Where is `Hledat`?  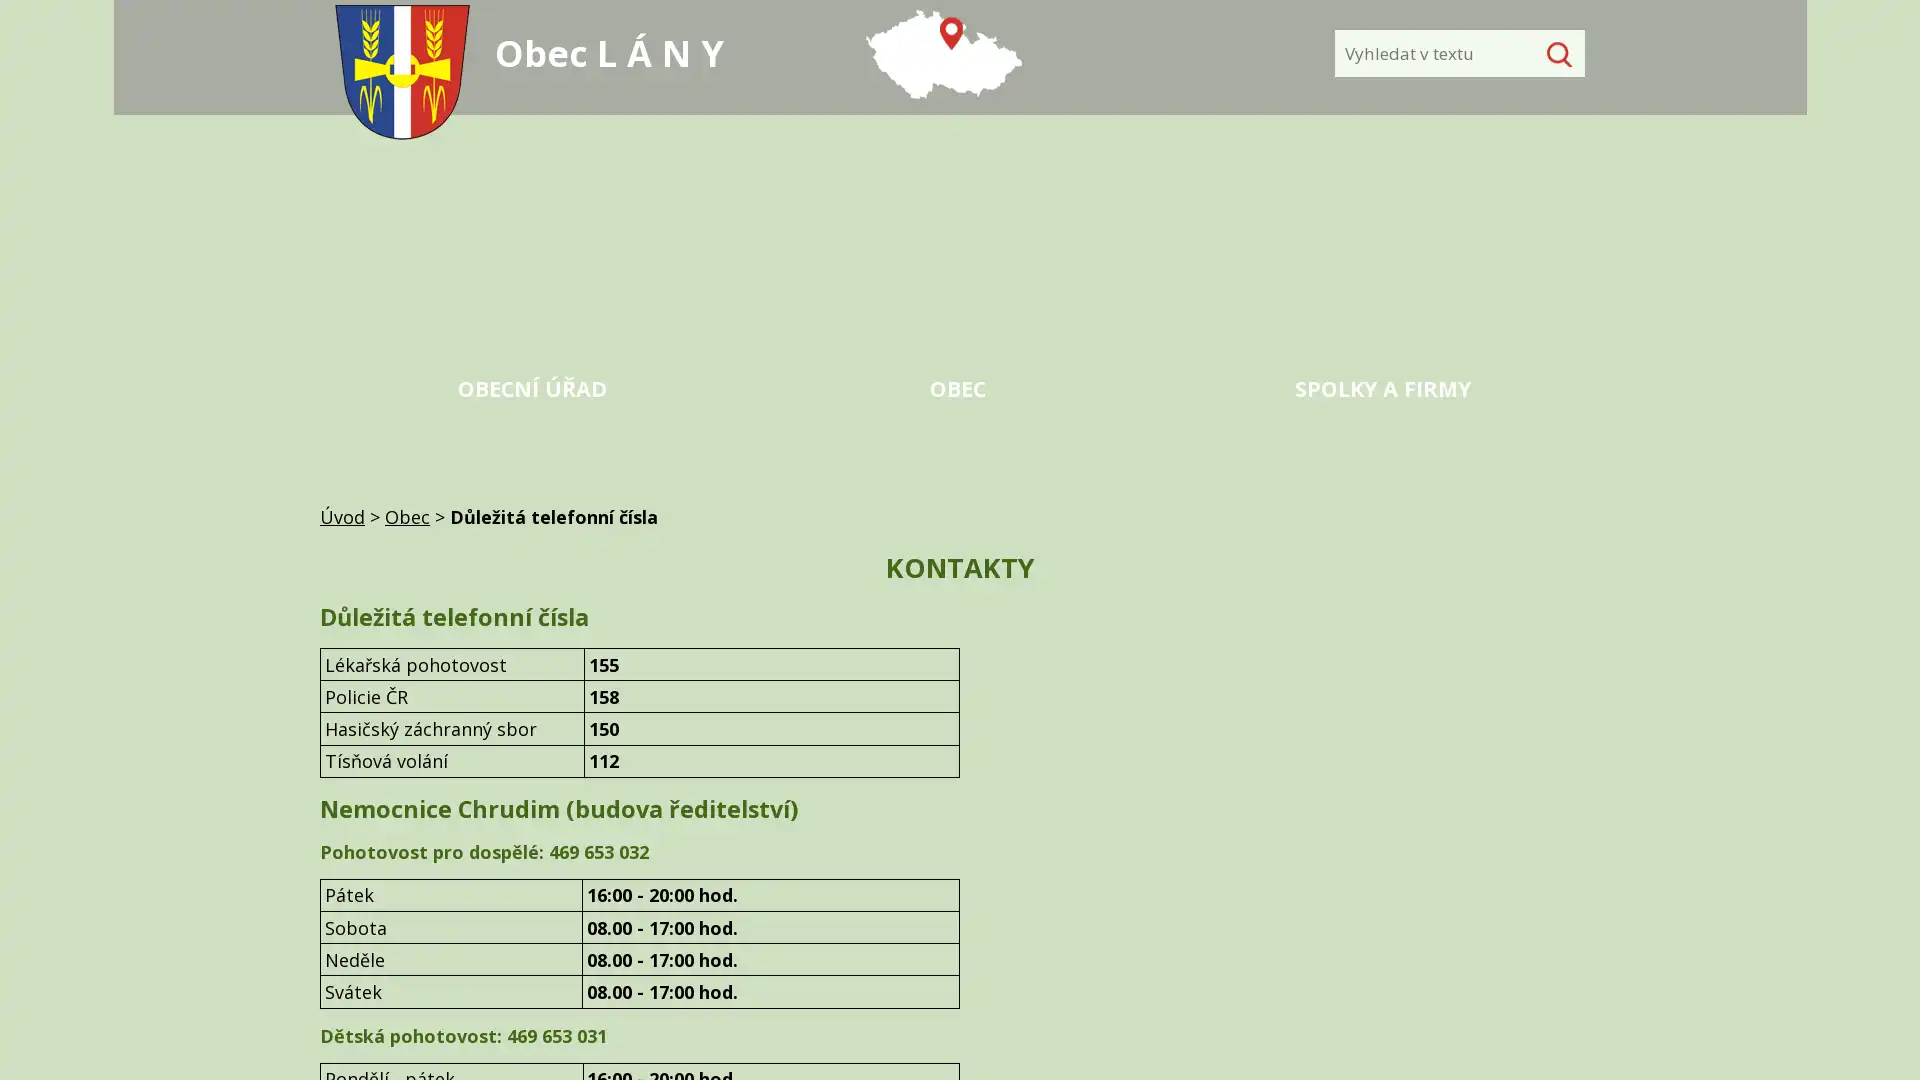
Hledat is located at coordinates (1554, 53).